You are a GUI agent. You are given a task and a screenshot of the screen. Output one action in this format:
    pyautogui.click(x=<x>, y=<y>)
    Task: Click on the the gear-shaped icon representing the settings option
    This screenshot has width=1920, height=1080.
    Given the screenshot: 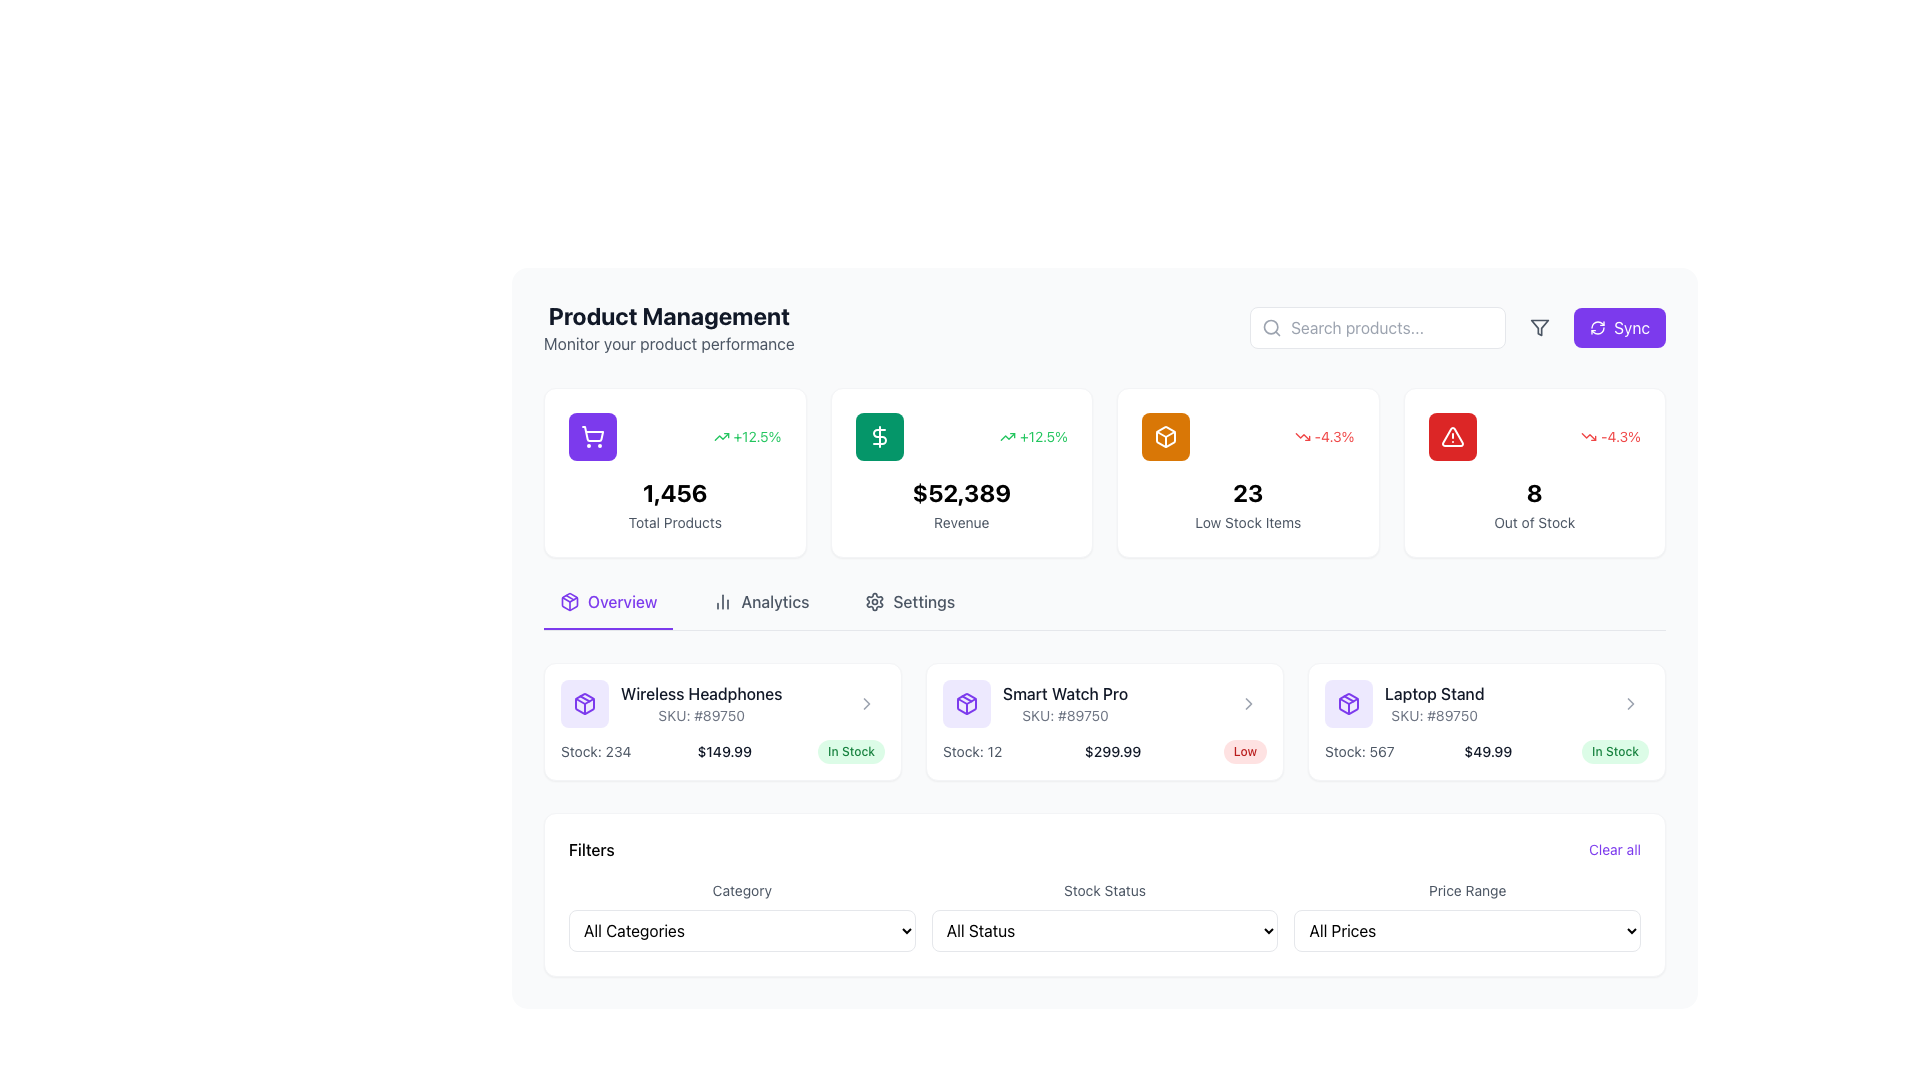 What is the action you would take?
    pyautogui.click(x=875, y=600)
    